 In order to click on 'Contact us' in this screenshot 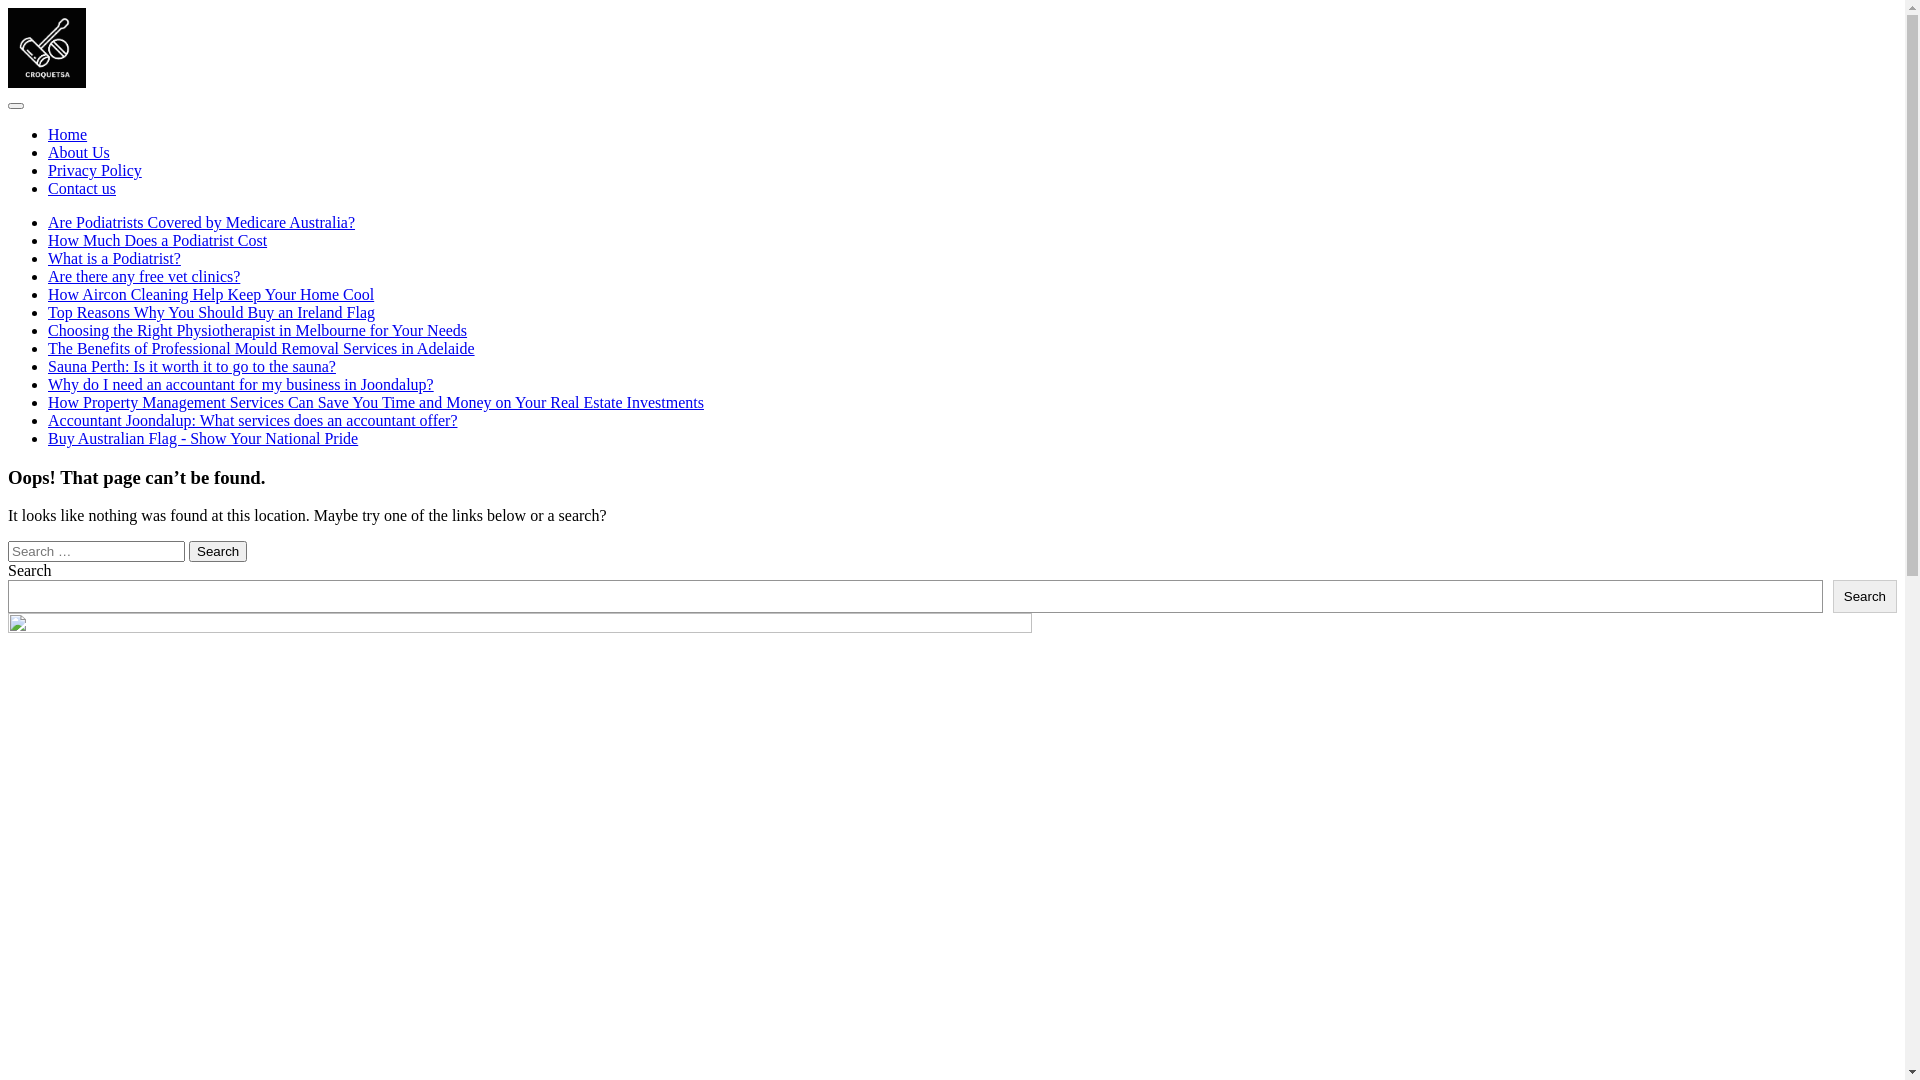, I will do `click(80, 188)`.